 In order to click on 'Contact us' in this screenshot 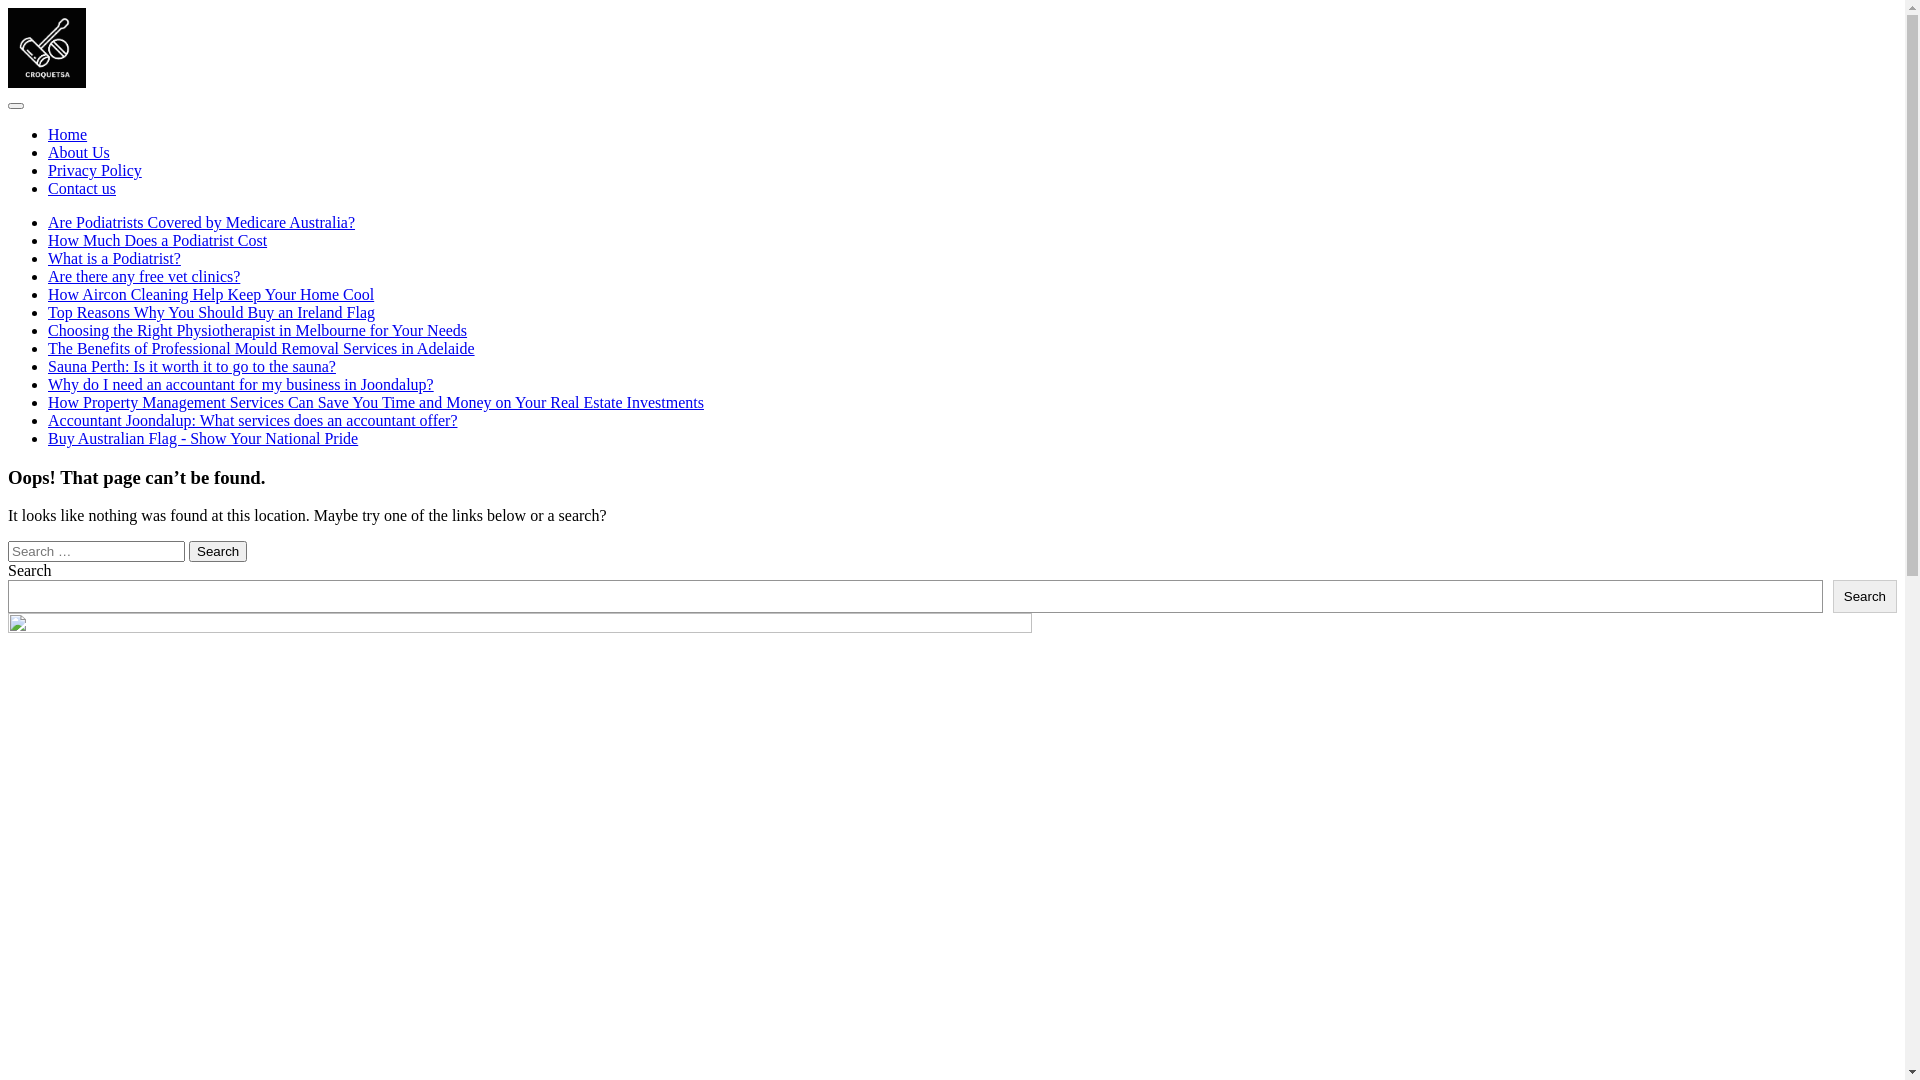, I will do `click(80, 188)`.